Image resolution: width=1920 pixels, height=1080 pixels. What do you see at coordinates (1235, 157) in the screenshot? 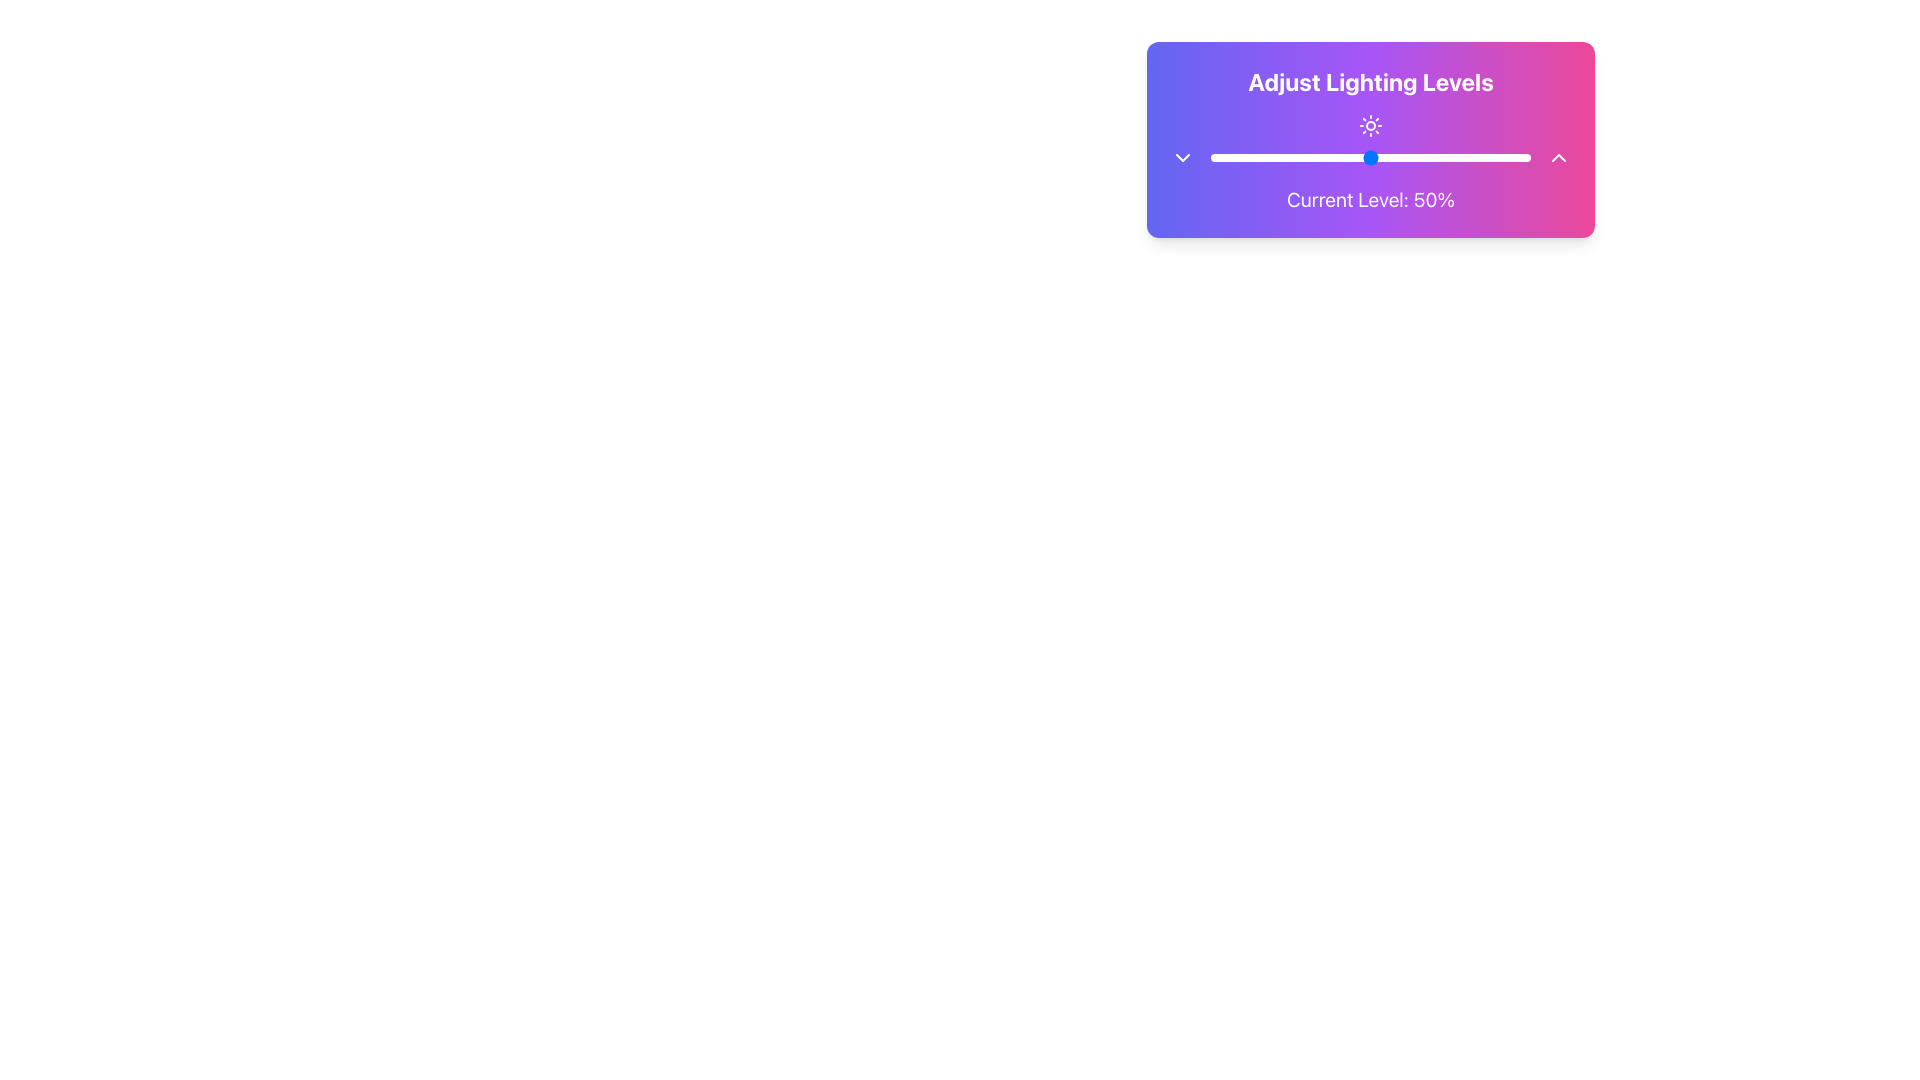
I see `the lighting level` at bounding box center [1235, 157].